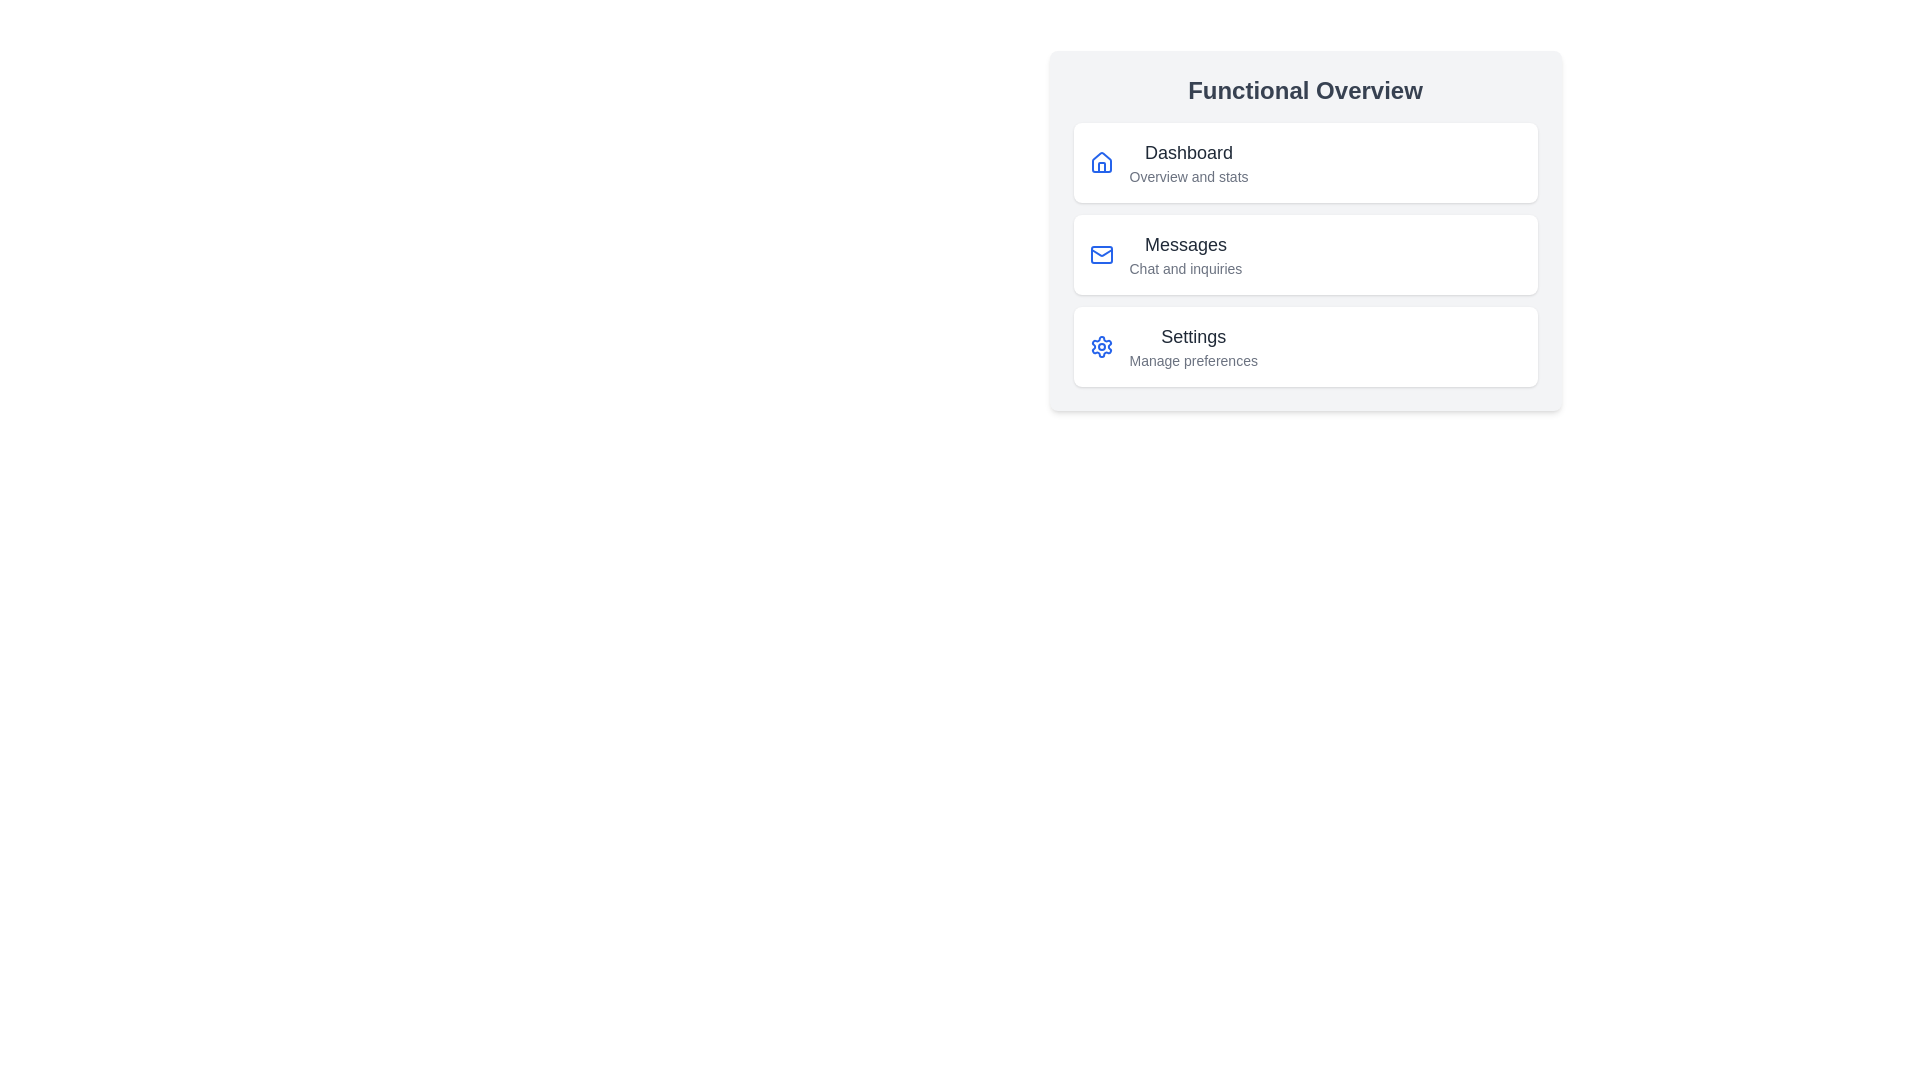 The width and height of the screenshot is (1920, 1080). I want to click on the settings icon located within the box labeled 'Settings' at the bottom of the options column, so click(1100, 346).